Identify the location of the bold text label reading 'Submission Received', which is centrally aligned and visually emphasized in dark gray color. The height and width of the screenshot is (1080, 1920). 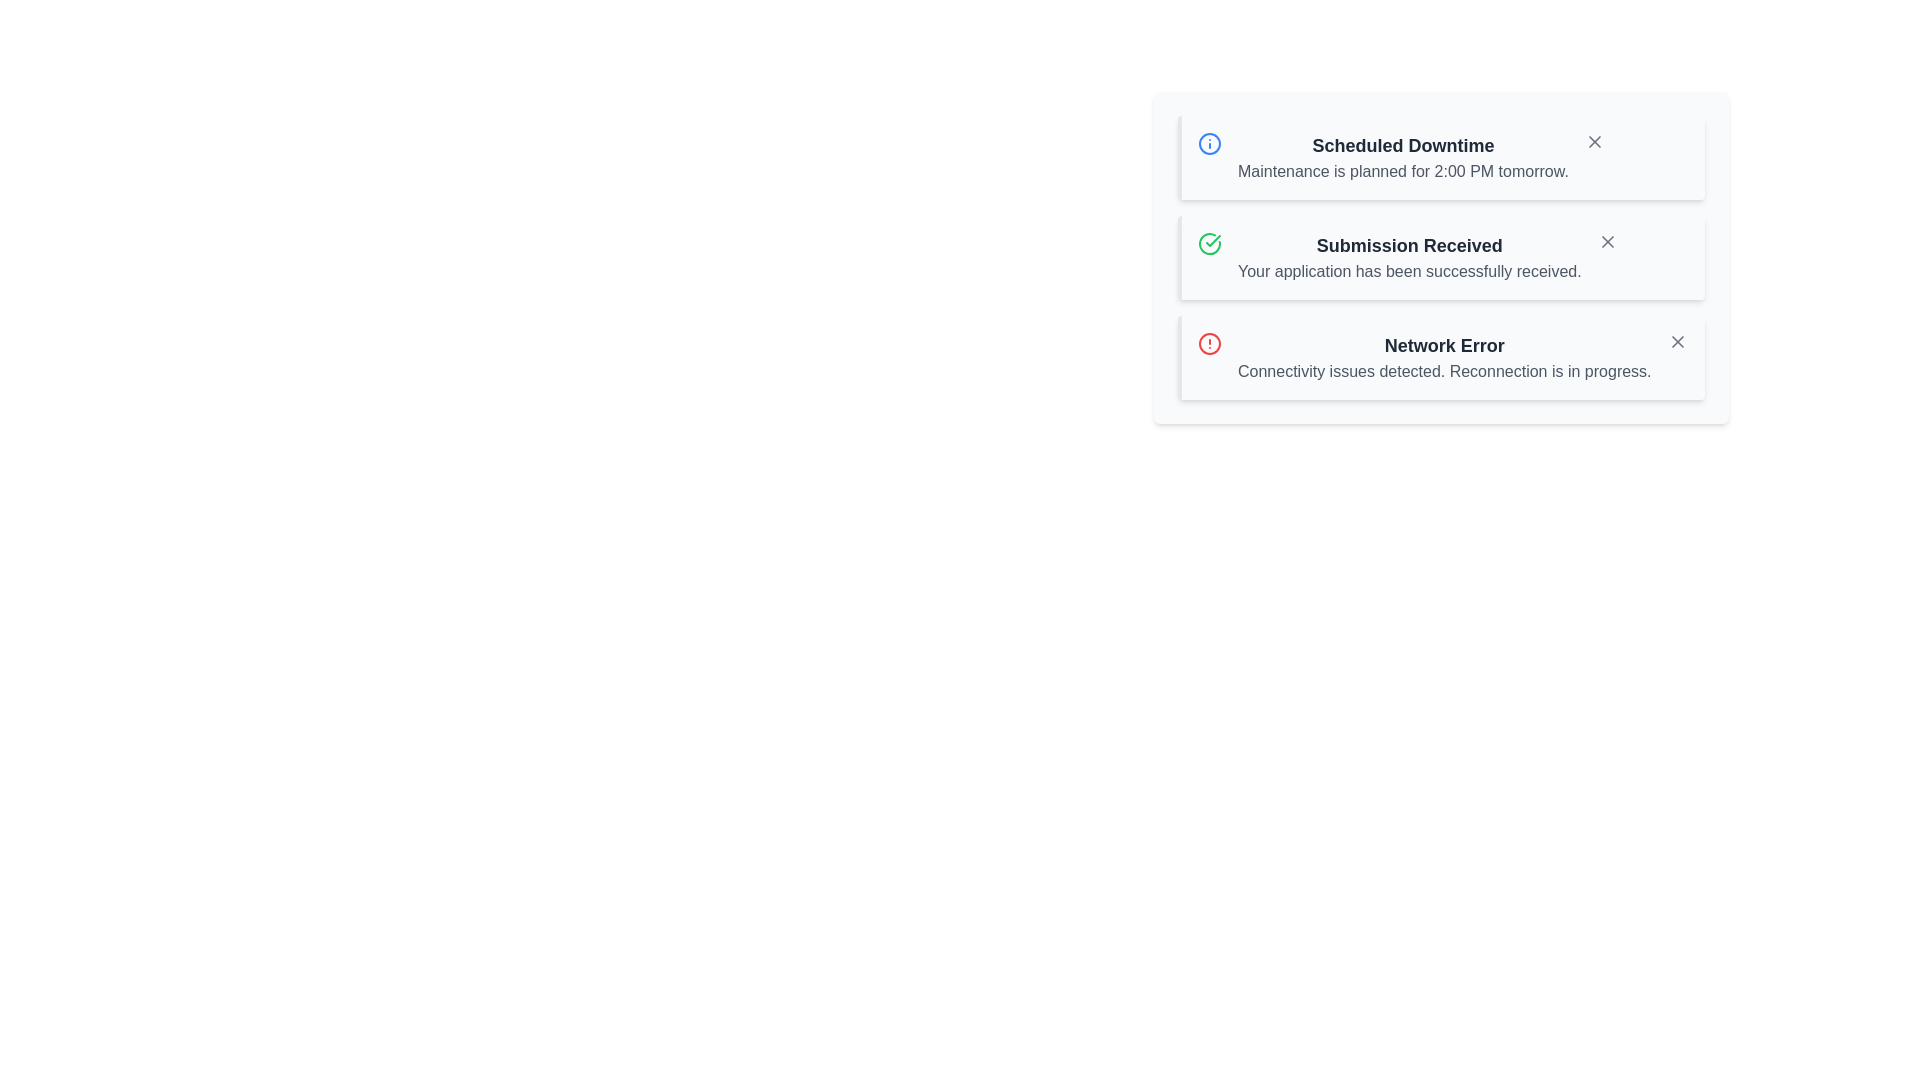
(1408, 245).